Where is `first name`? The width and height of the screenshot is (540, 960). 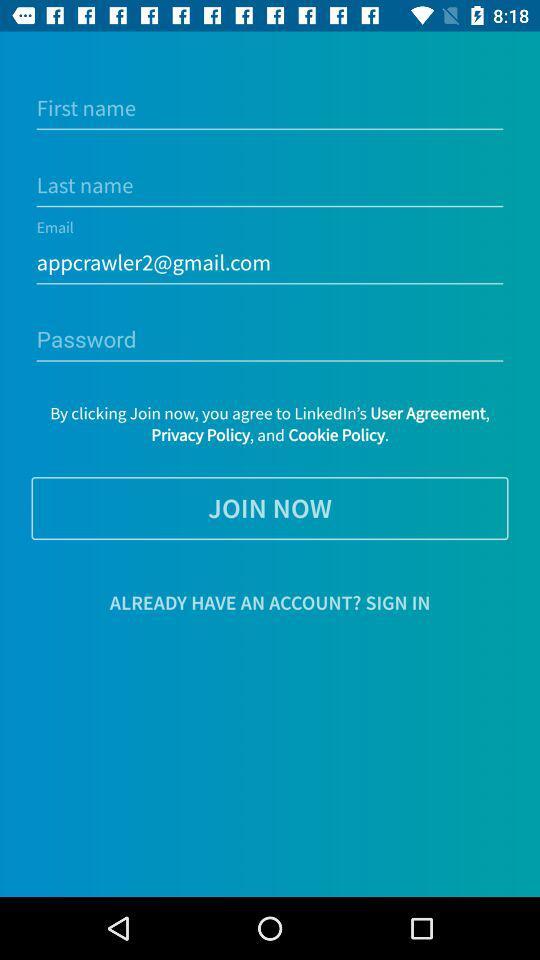
first name is located at coordinates (270, 108).